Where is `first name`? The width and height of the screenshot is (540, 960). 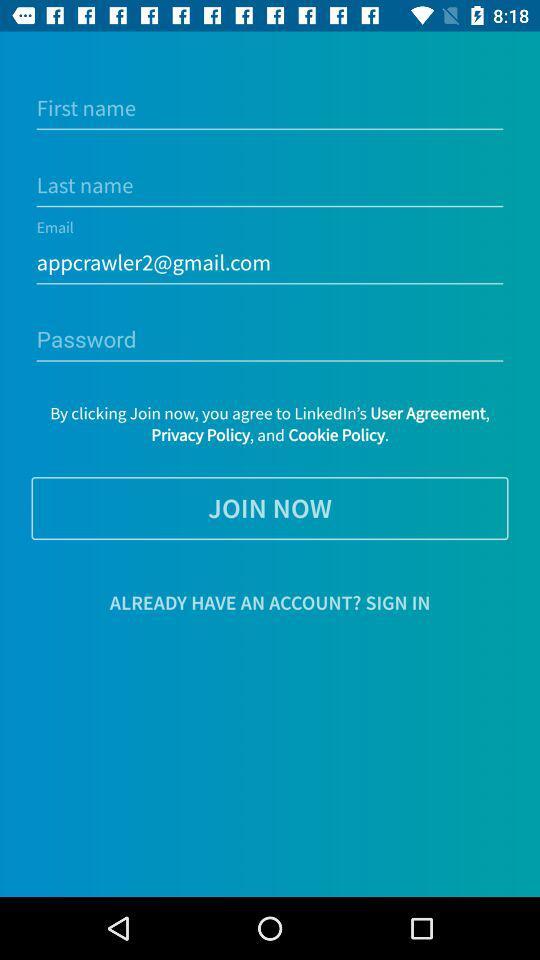
first name is located at coordinates (270, 108).